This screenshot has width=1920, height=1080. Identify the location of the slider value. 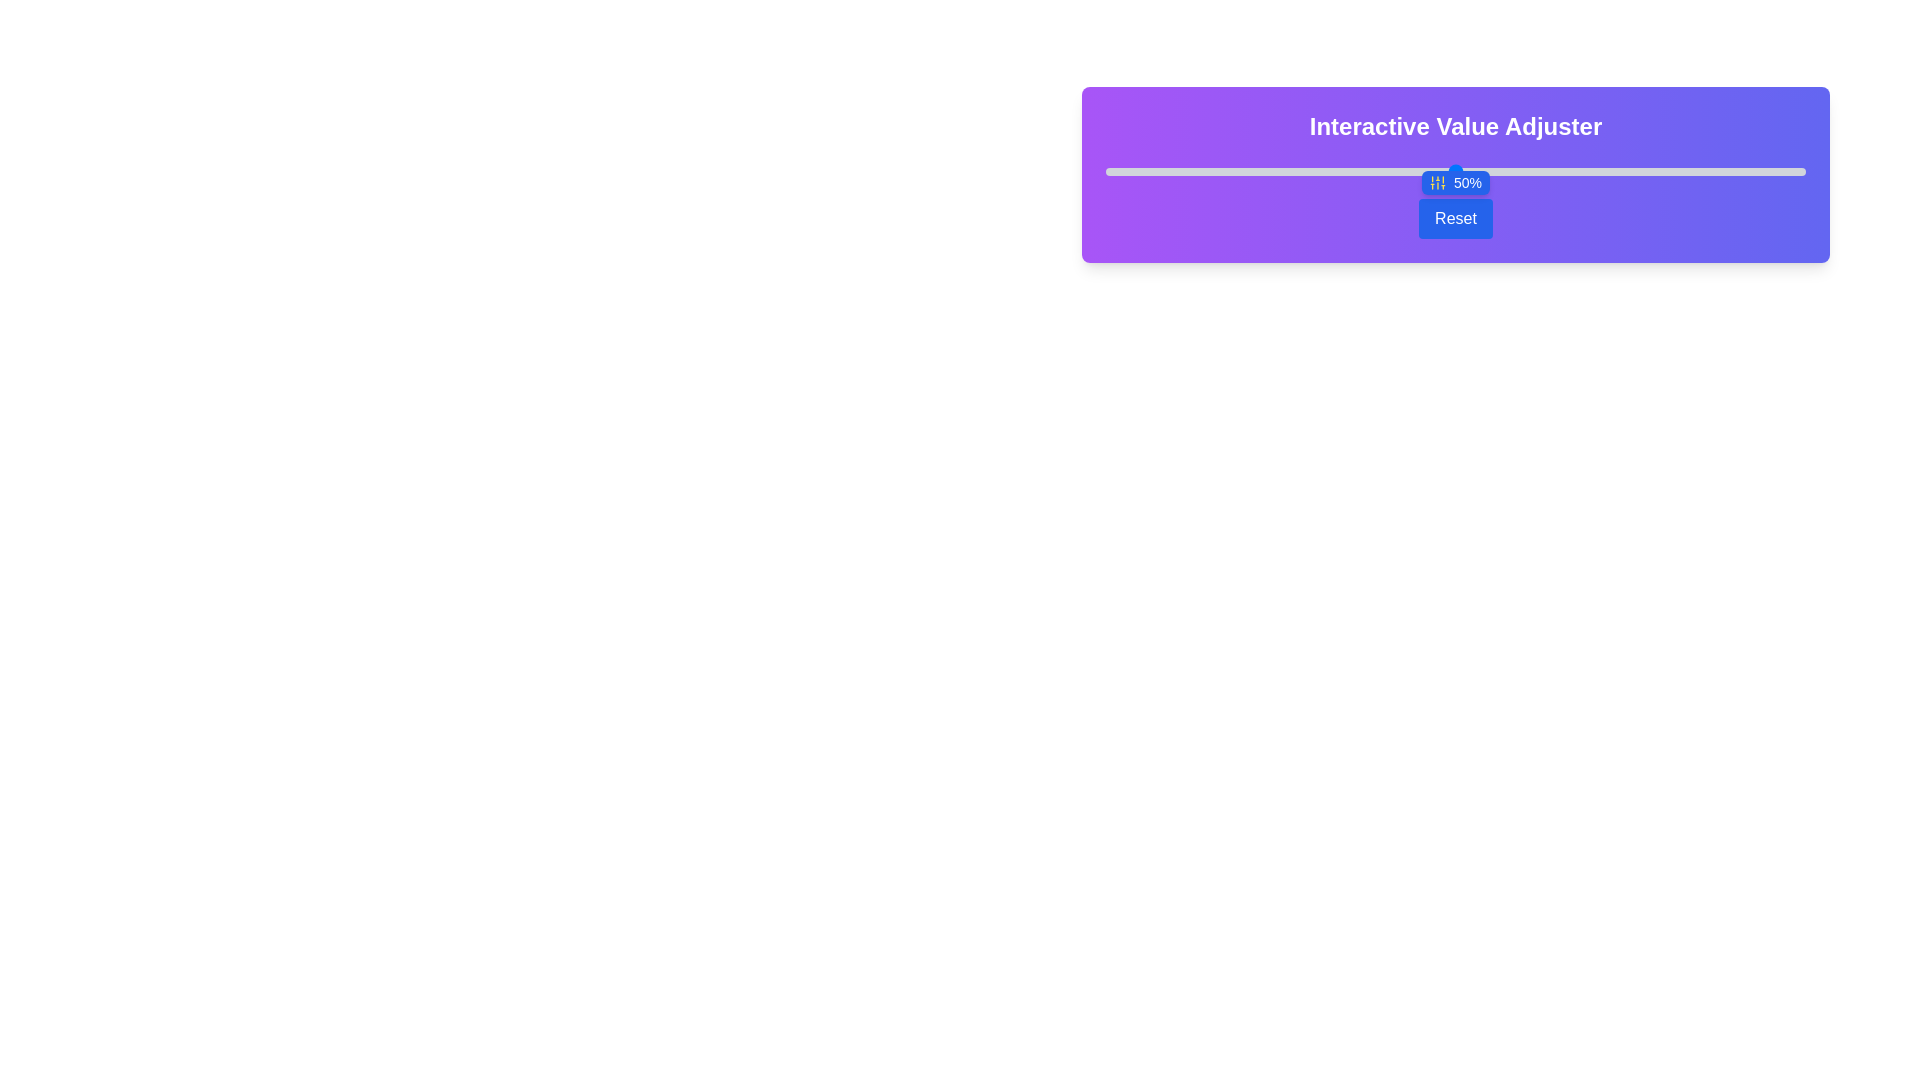
(1141, 171).